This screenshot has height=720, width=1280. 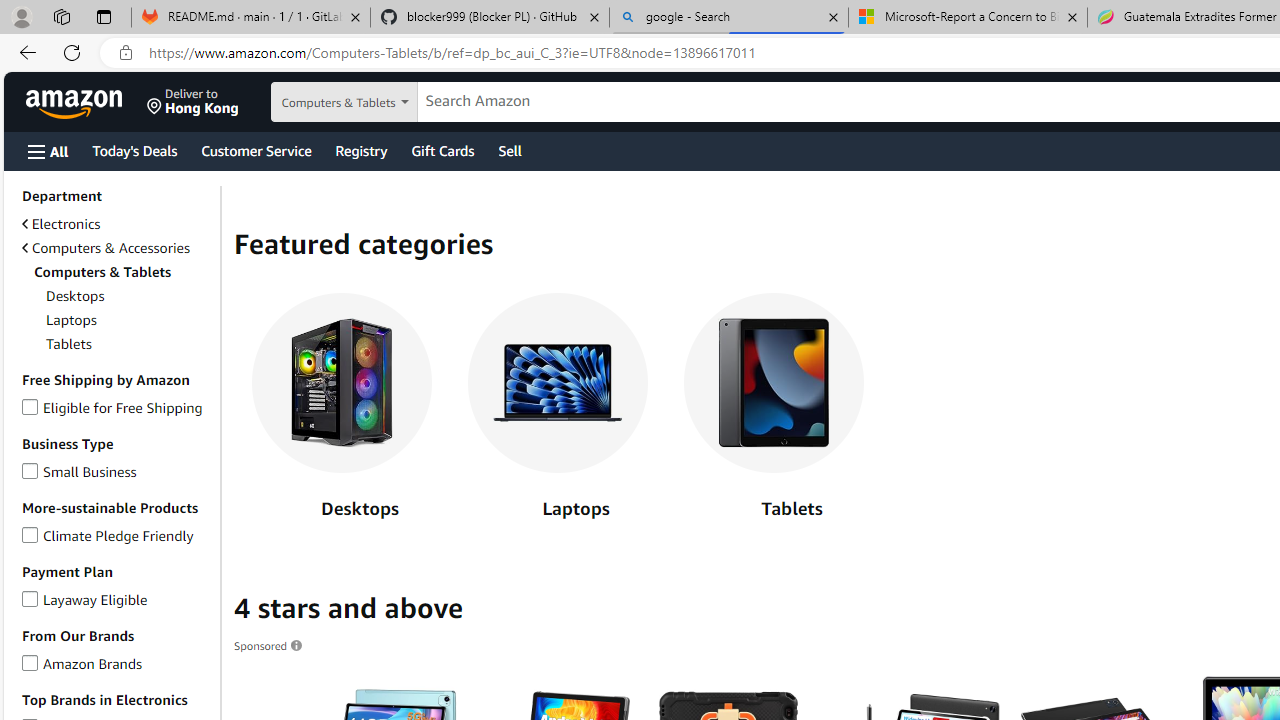 What do you see at coordinates (30, 660) in the screenshot?
I see `'Amazon Brands'` at bounding box center [30, 660].